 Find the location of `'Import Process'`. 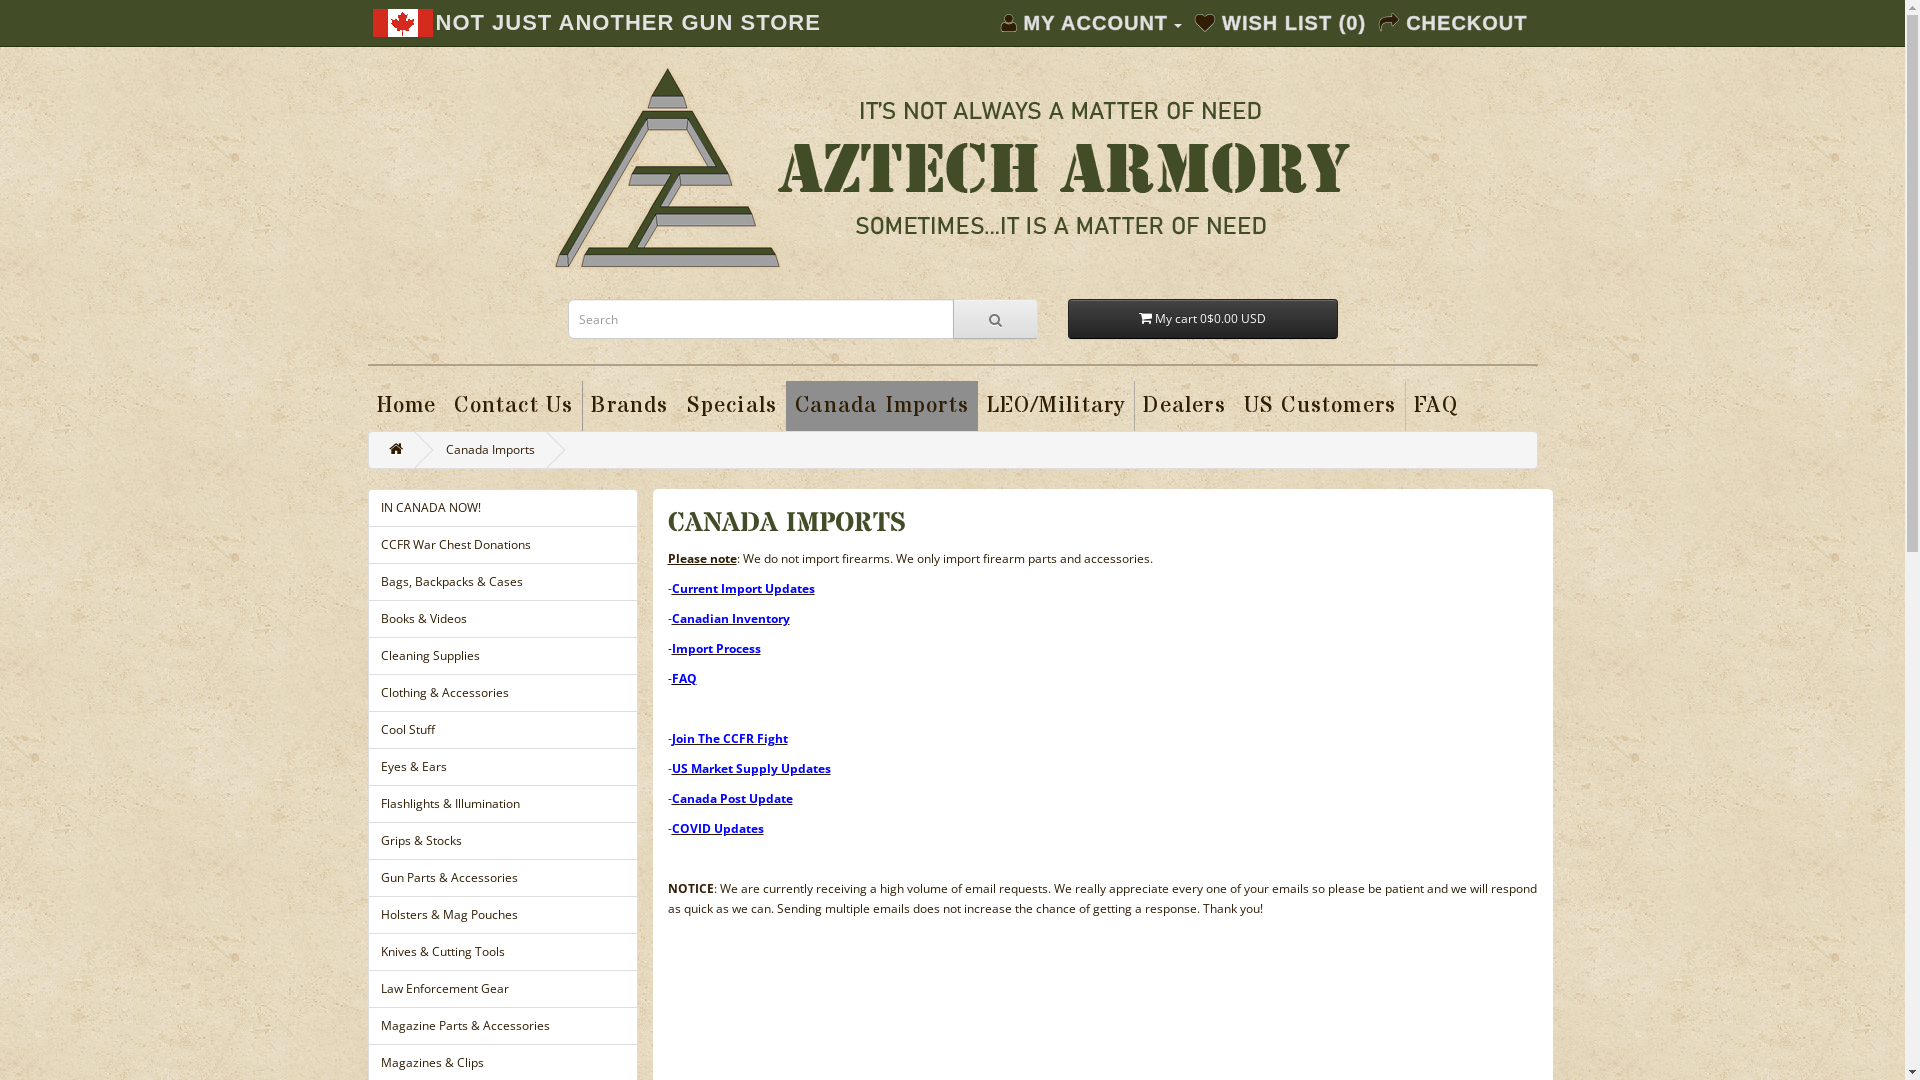

'Import Process' is located at coordinates (716, 648).